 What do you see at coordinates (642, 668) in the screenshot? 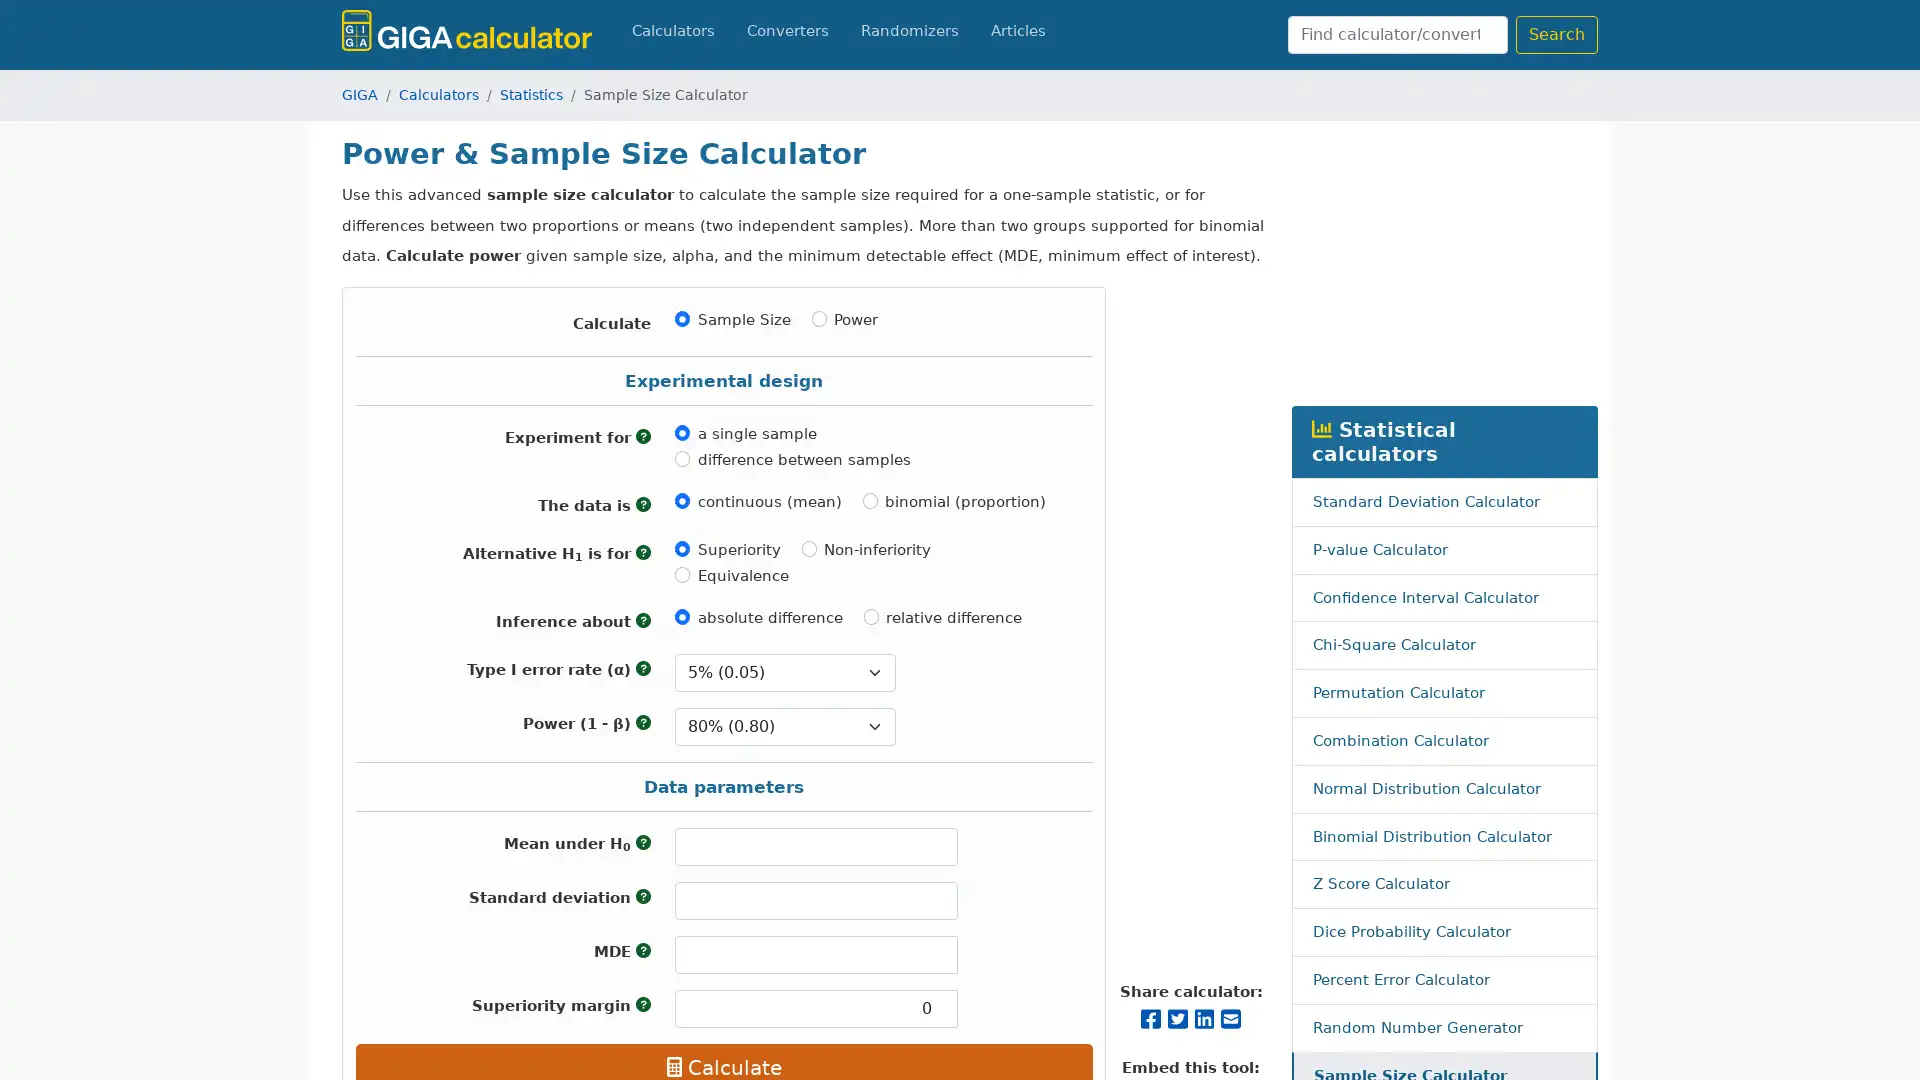
I see `Help: Type I error rate ()` at bounding box center [642, 668].